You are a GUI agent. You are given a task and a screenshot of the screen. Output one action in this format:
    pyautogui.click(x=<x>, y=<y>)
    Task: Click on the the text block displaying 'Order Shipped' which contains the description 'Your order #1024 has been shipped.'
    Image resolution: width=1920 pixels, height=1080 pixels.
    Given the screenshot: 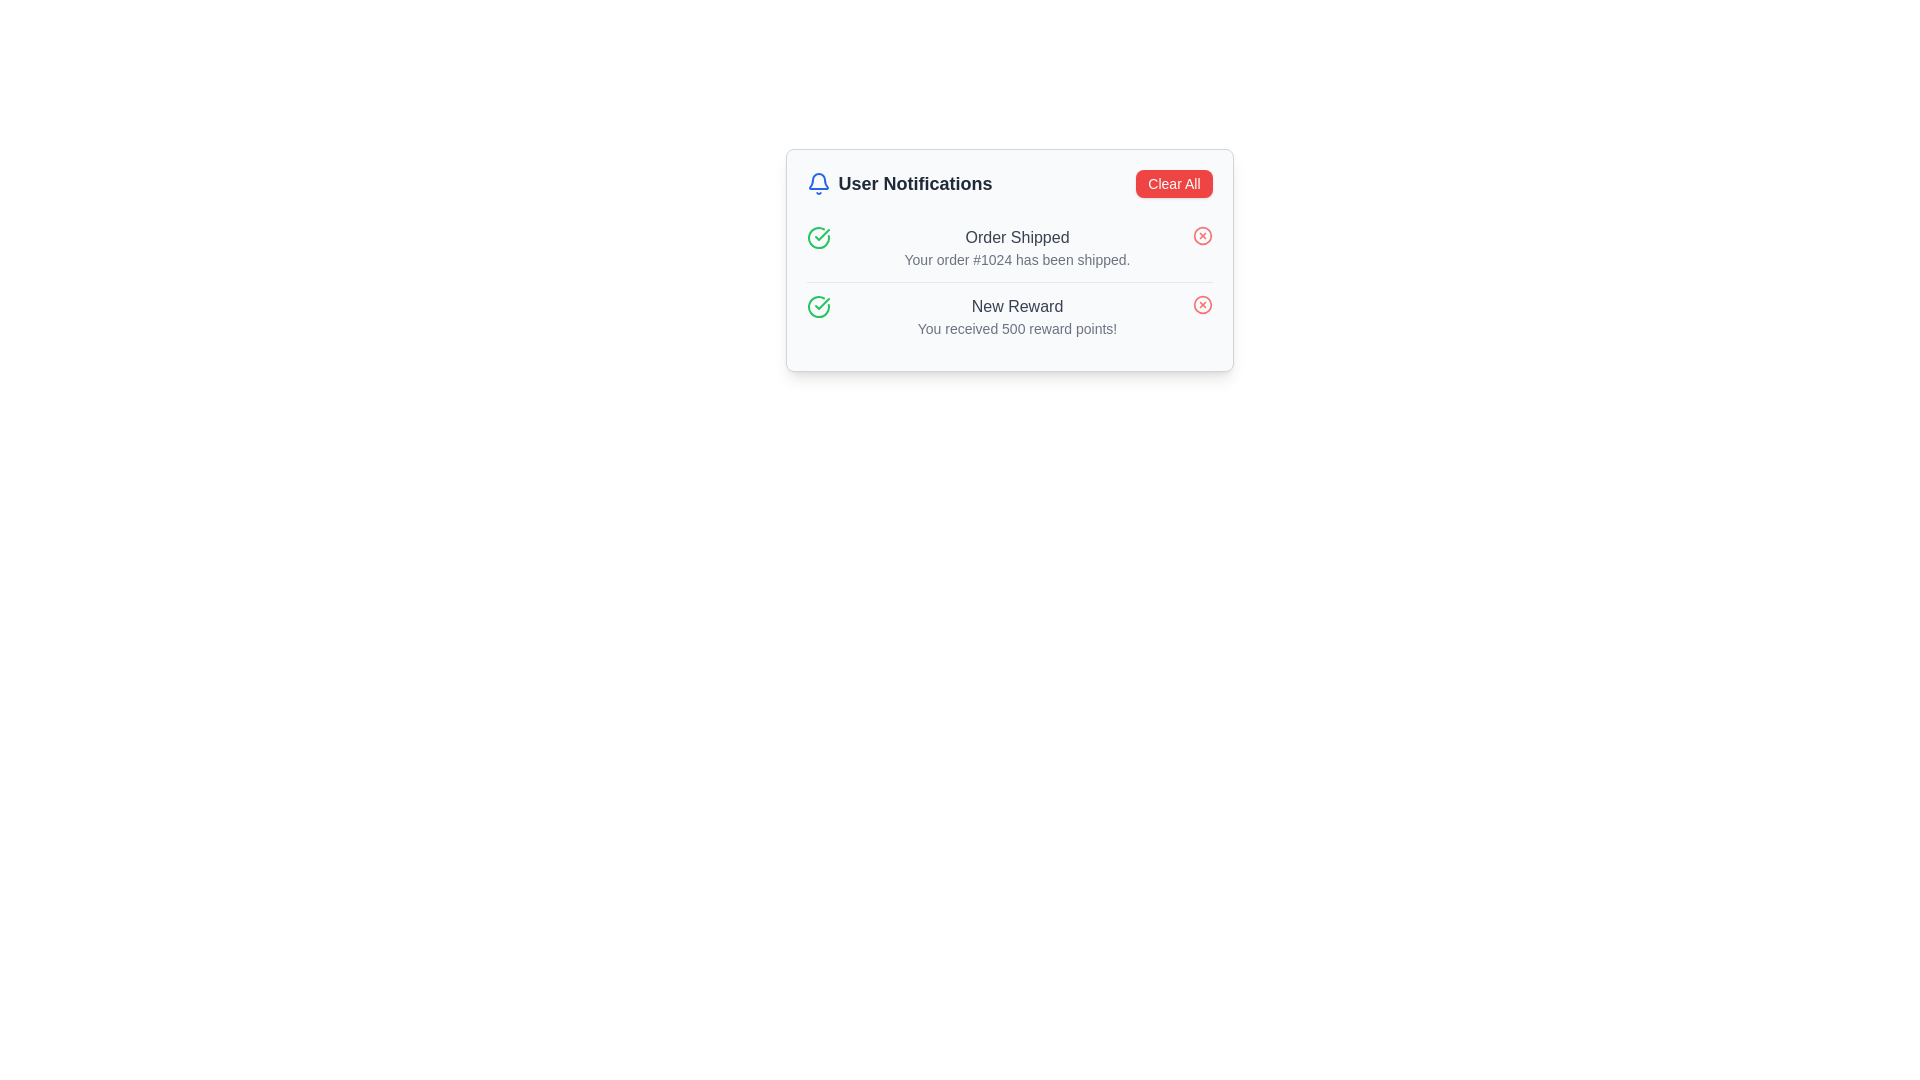 What is the action you would take?
    pyautogui.click(x=1017, y=246)
    